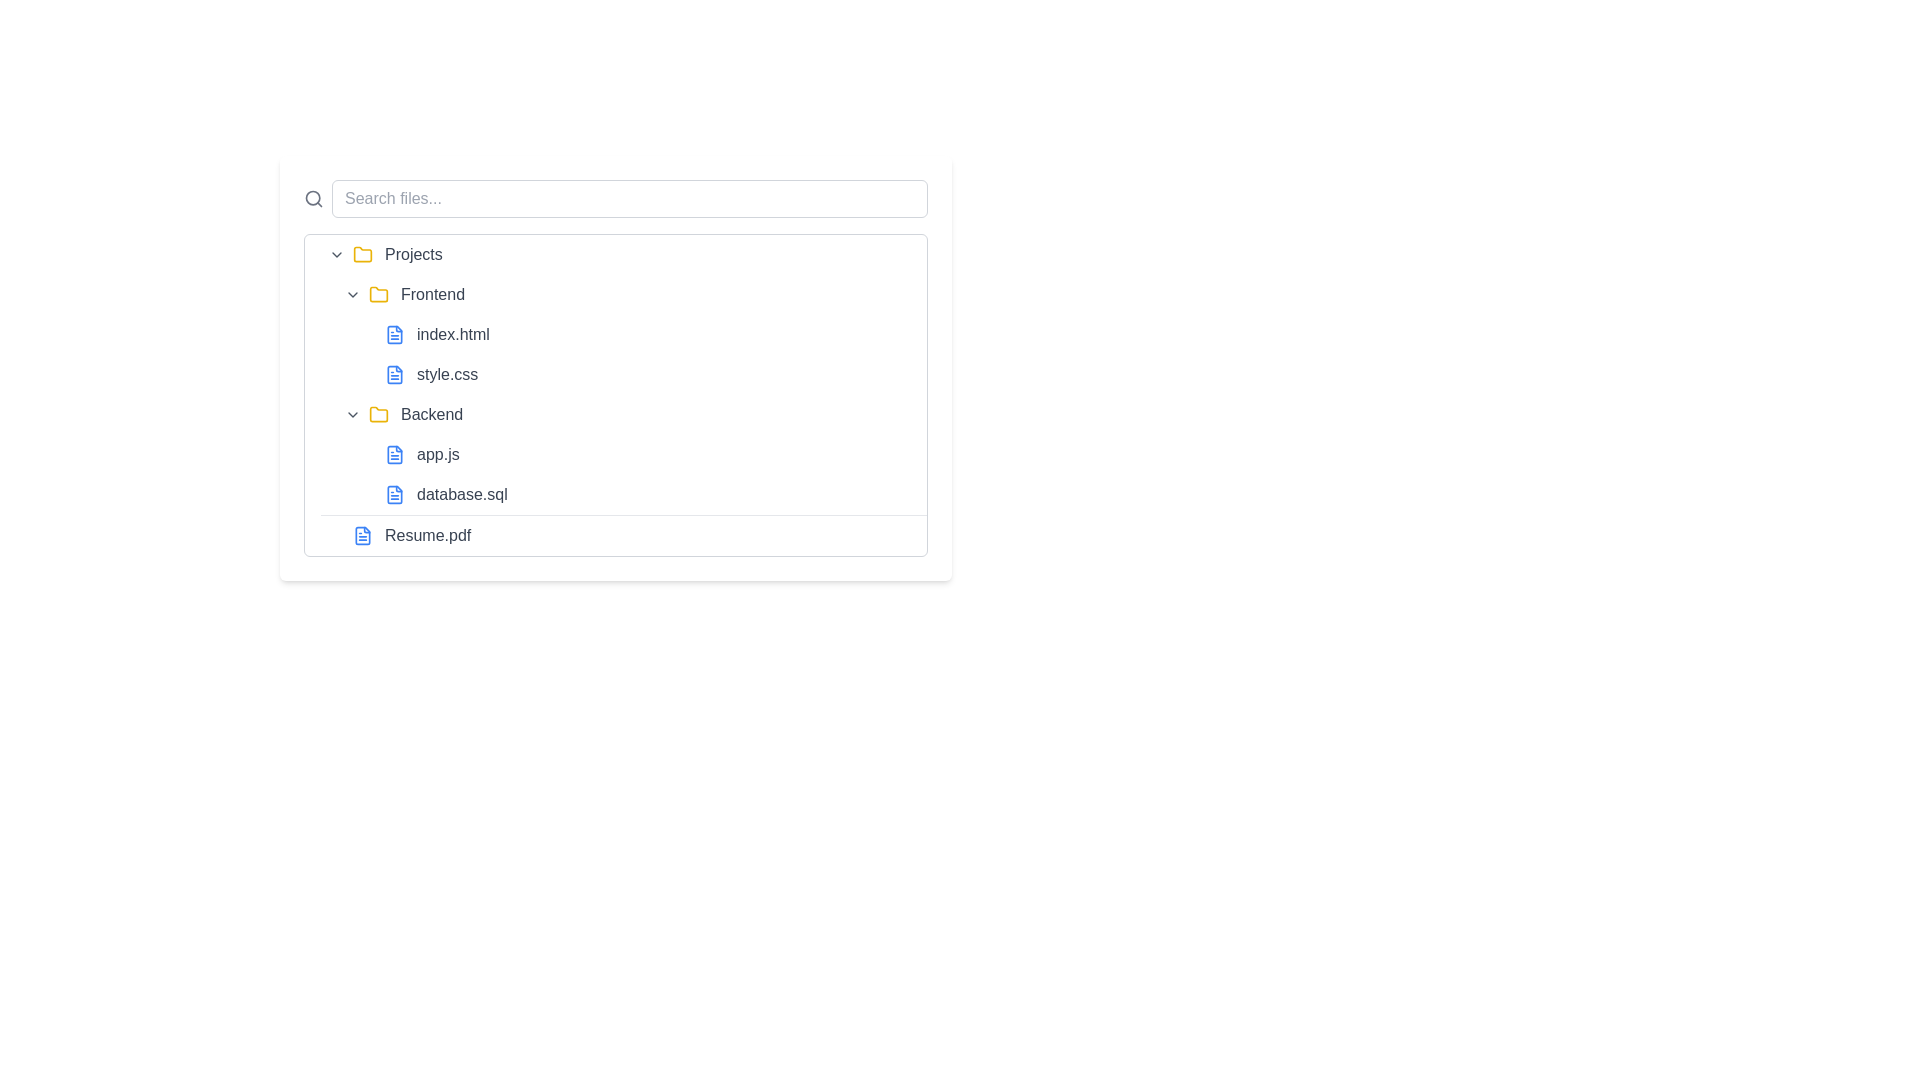 The image size is (1920, 1080). What do you see at coordinates (363, 535) in the screenshot?
I see `the file icon, which is a blue rectangular shape with a folded top-right corner, positioned` at bounding box center [363, 535].